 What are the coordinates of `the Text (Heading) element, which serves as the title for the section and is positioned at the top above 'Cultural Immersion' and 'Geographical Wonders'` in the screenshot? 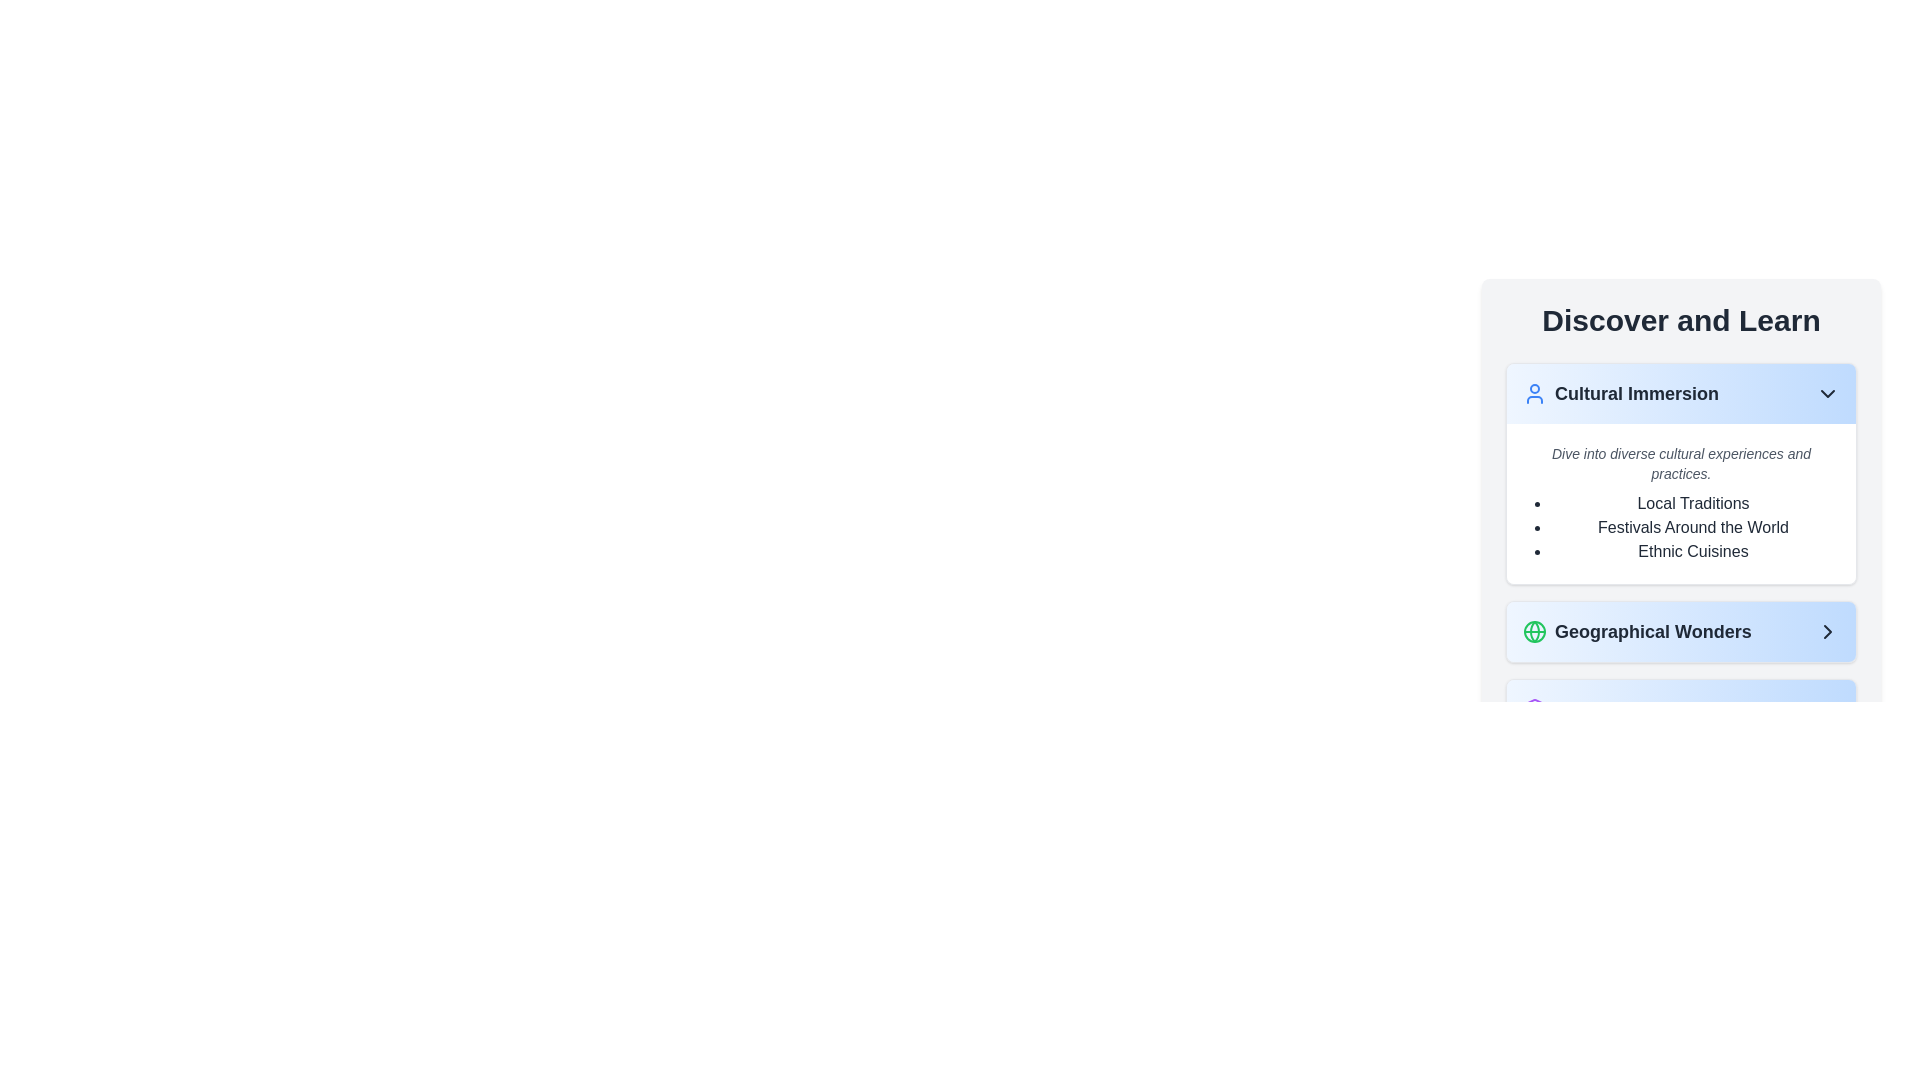 It's located at (1680, 319).